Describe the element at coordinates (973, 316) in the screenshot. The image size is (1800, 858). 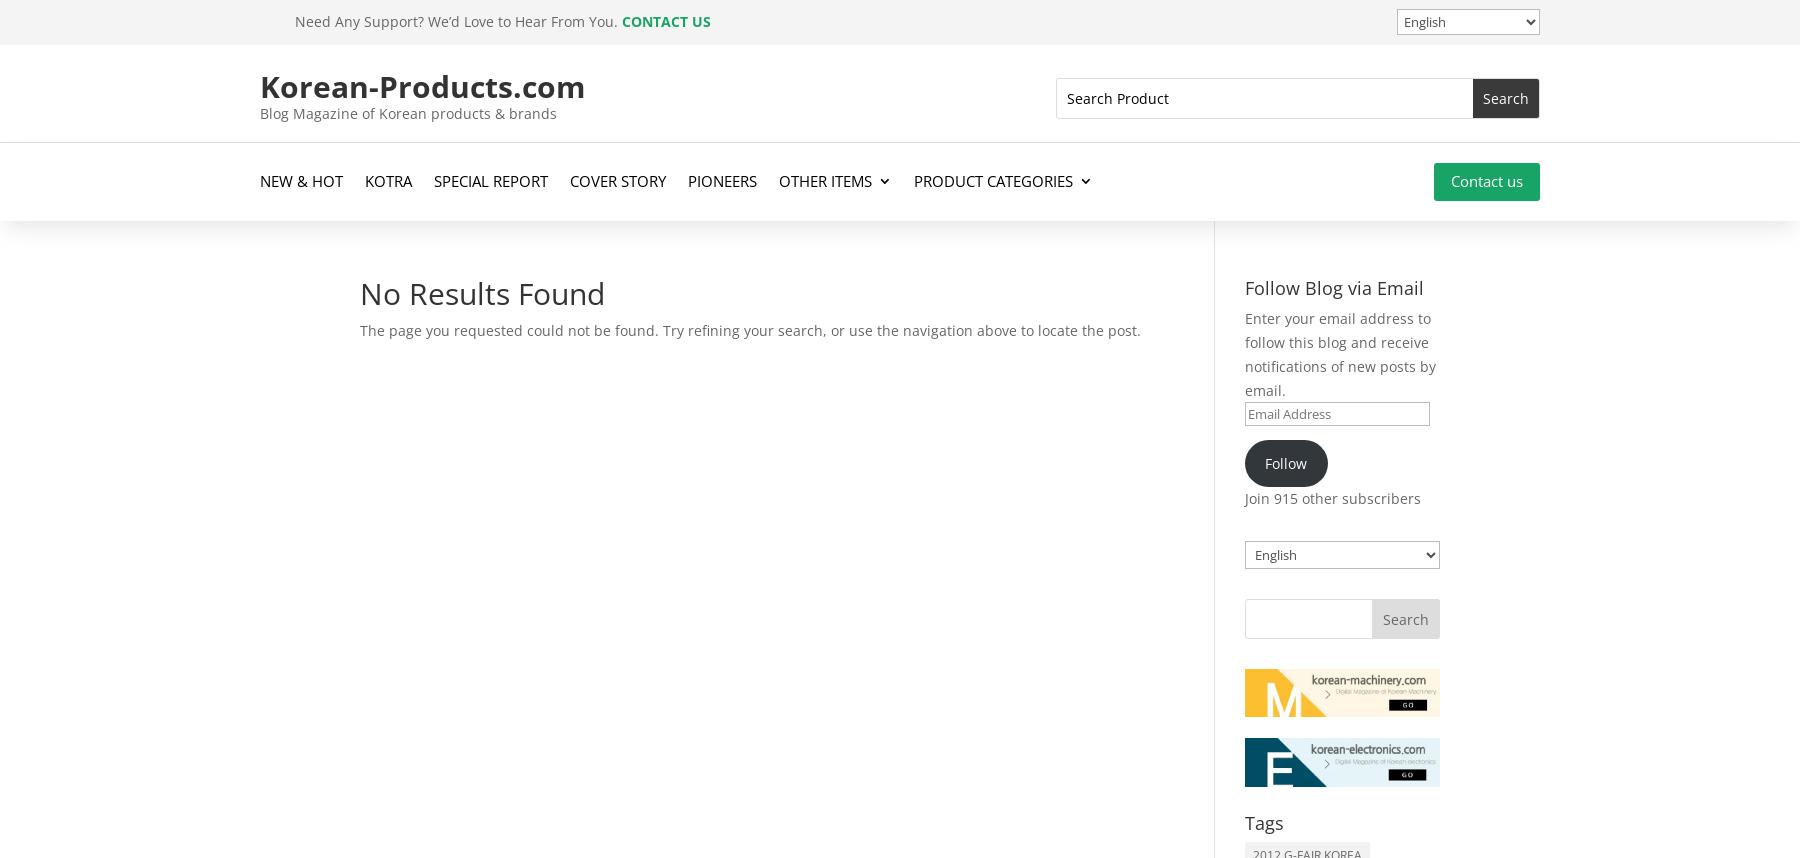
I see `'Chemical'` at that location.